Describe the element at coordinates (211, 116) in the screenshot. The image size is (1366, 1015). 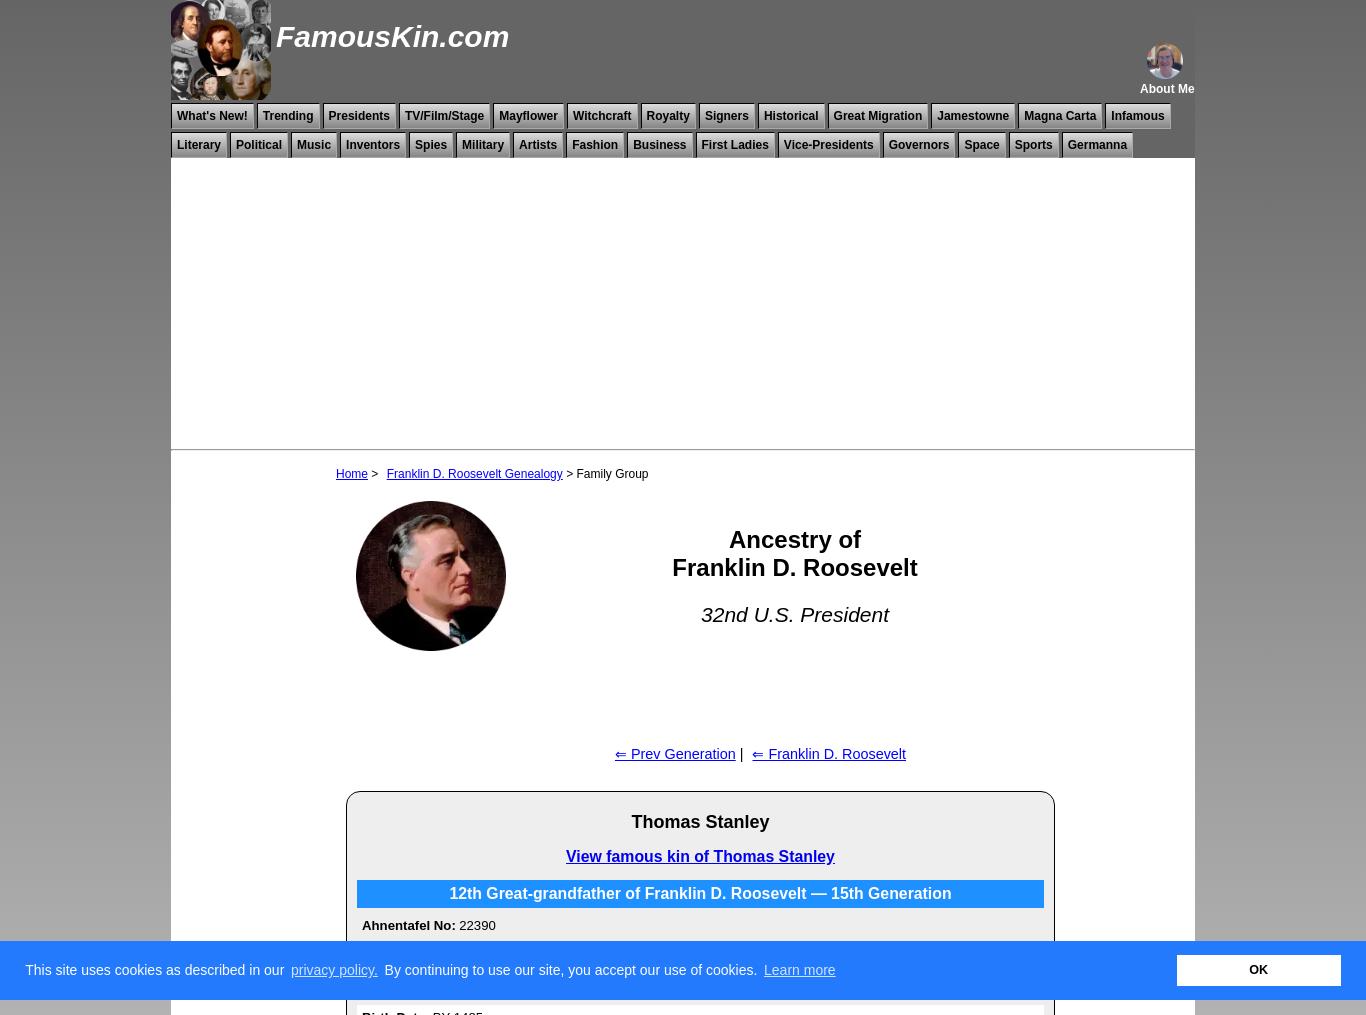
I see `'What's New!'` at that location.